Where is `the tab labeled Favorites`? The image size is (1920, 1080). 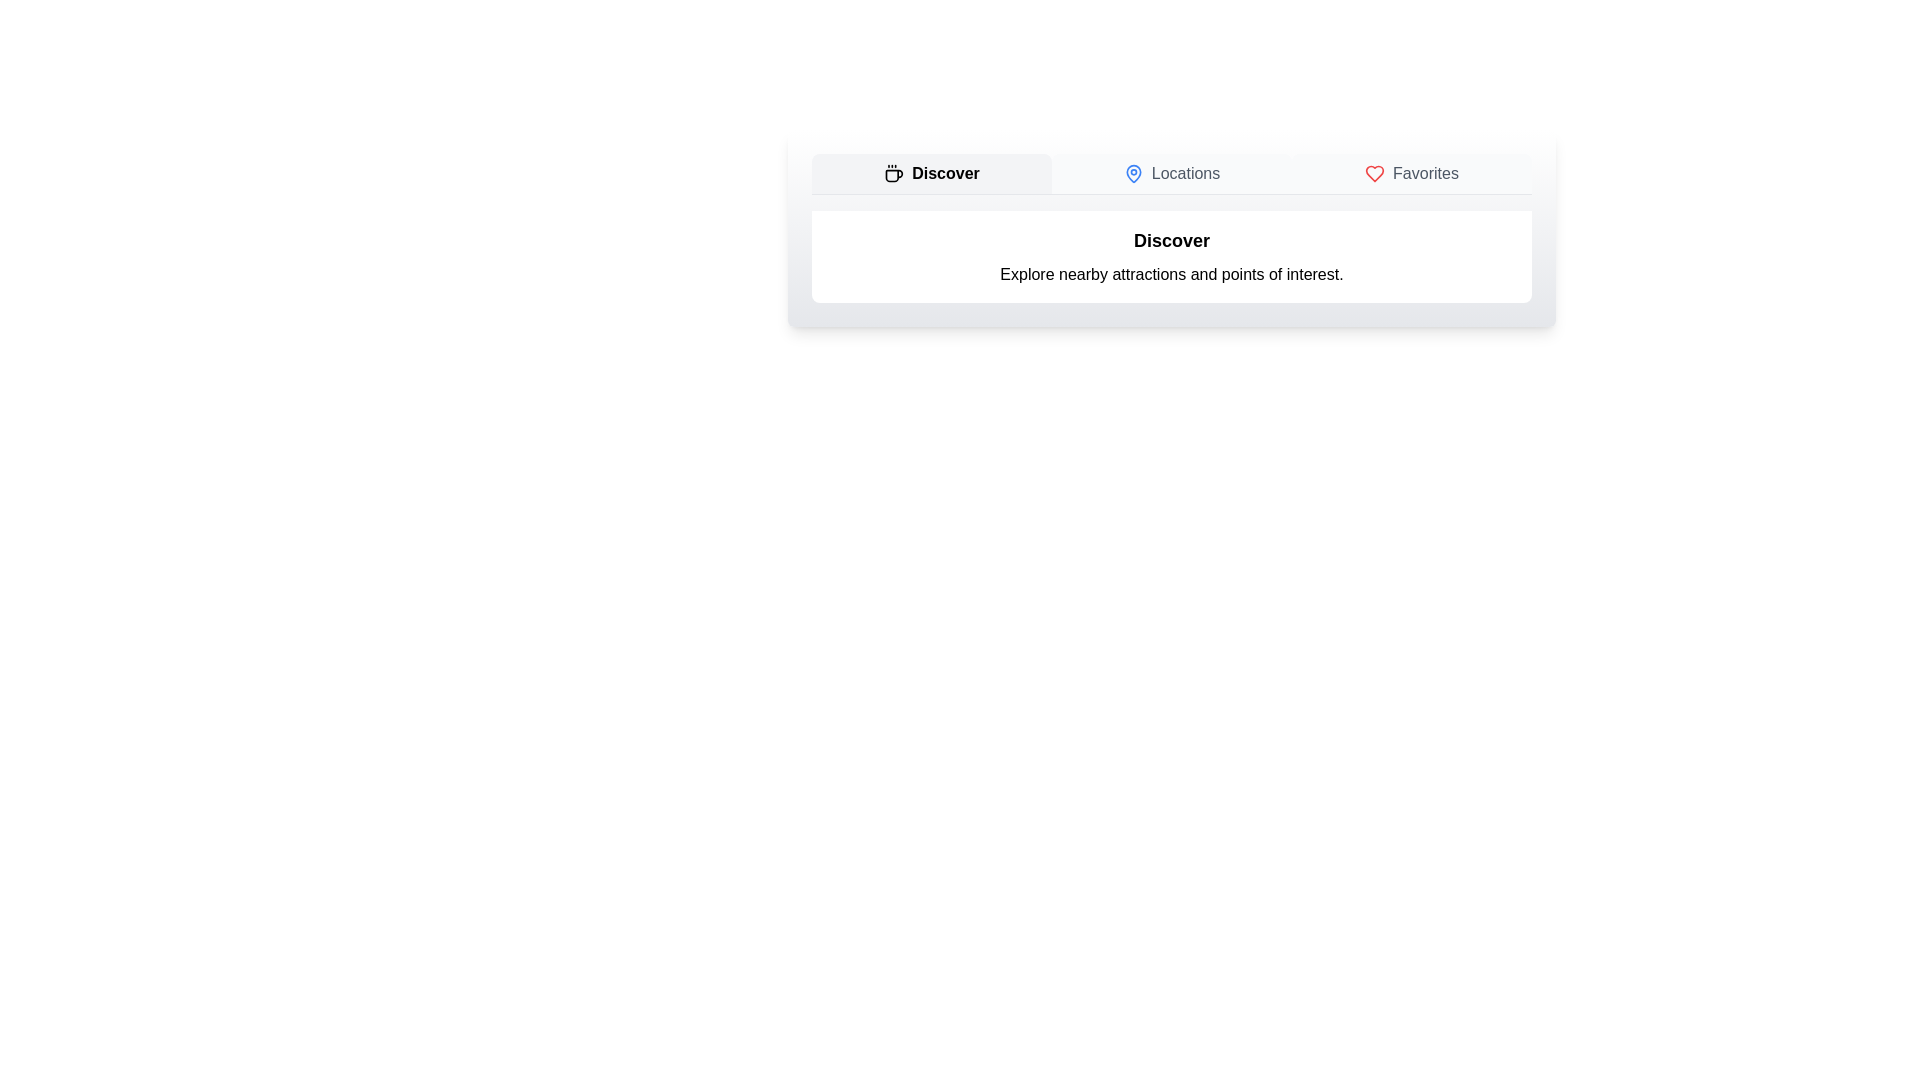
the tab labeled Favorites is located at coordinates (1410, 172).